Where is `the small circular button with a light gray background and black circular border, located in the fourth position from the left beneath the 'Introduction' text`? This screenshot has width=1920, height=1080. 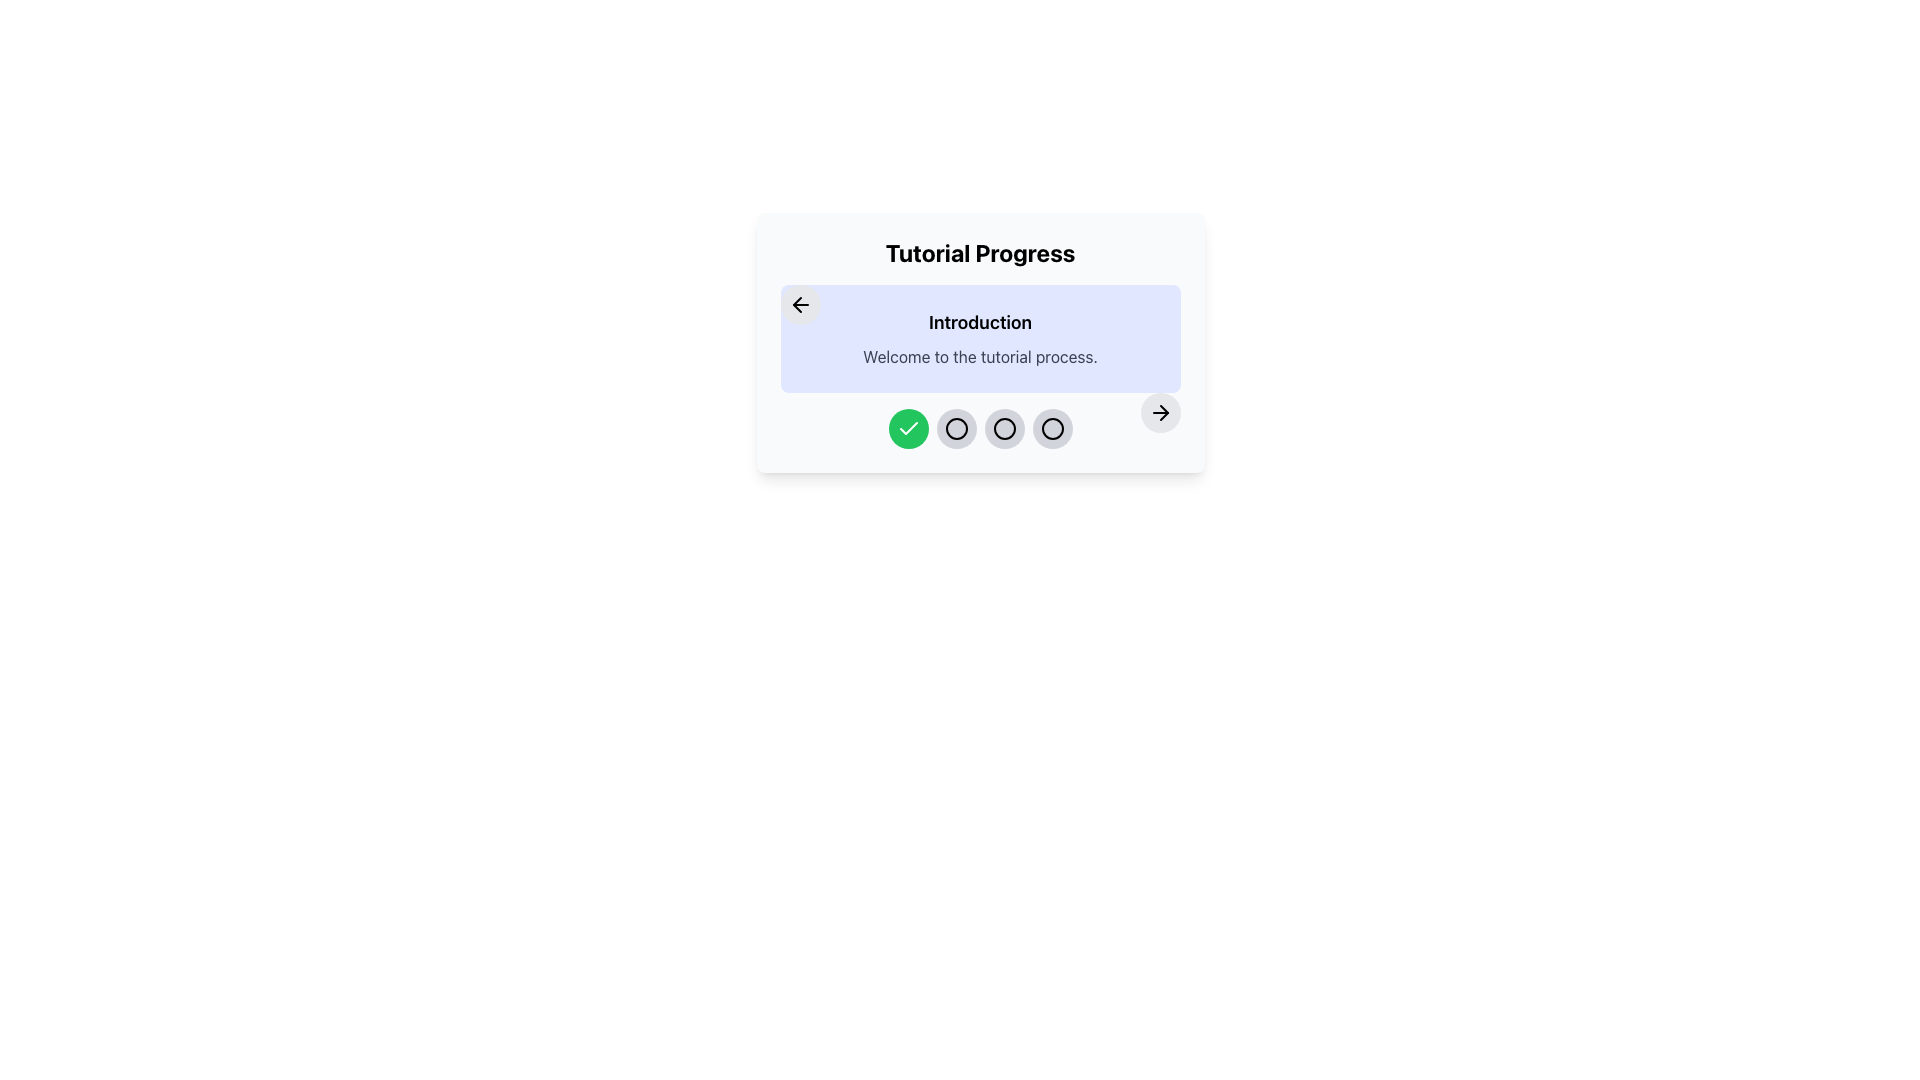 the small circular button with a light gray background and black circular border, located in the fourth position from the left beneath the 'Introduction' text is located at coordinates (1004, 427).